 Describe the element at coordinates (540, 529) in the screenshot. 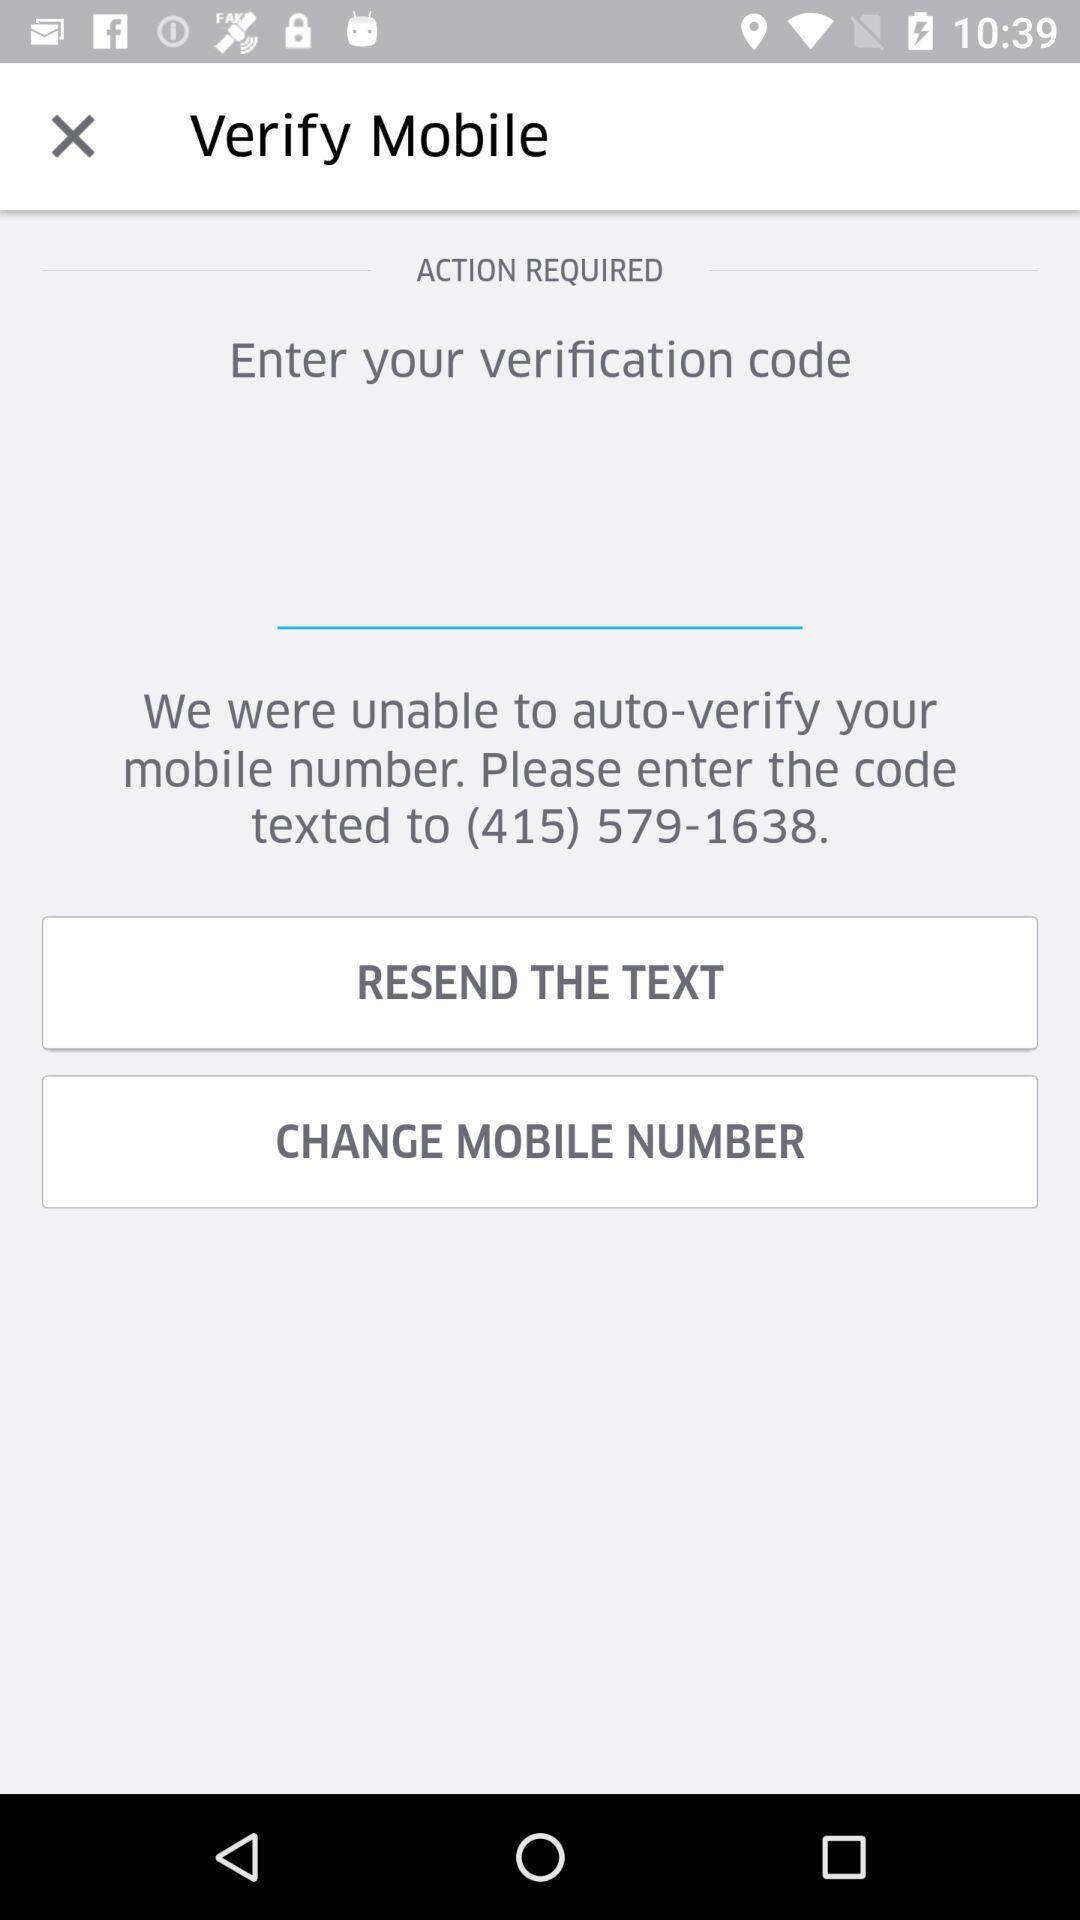

I see `verification code bar` at that location.